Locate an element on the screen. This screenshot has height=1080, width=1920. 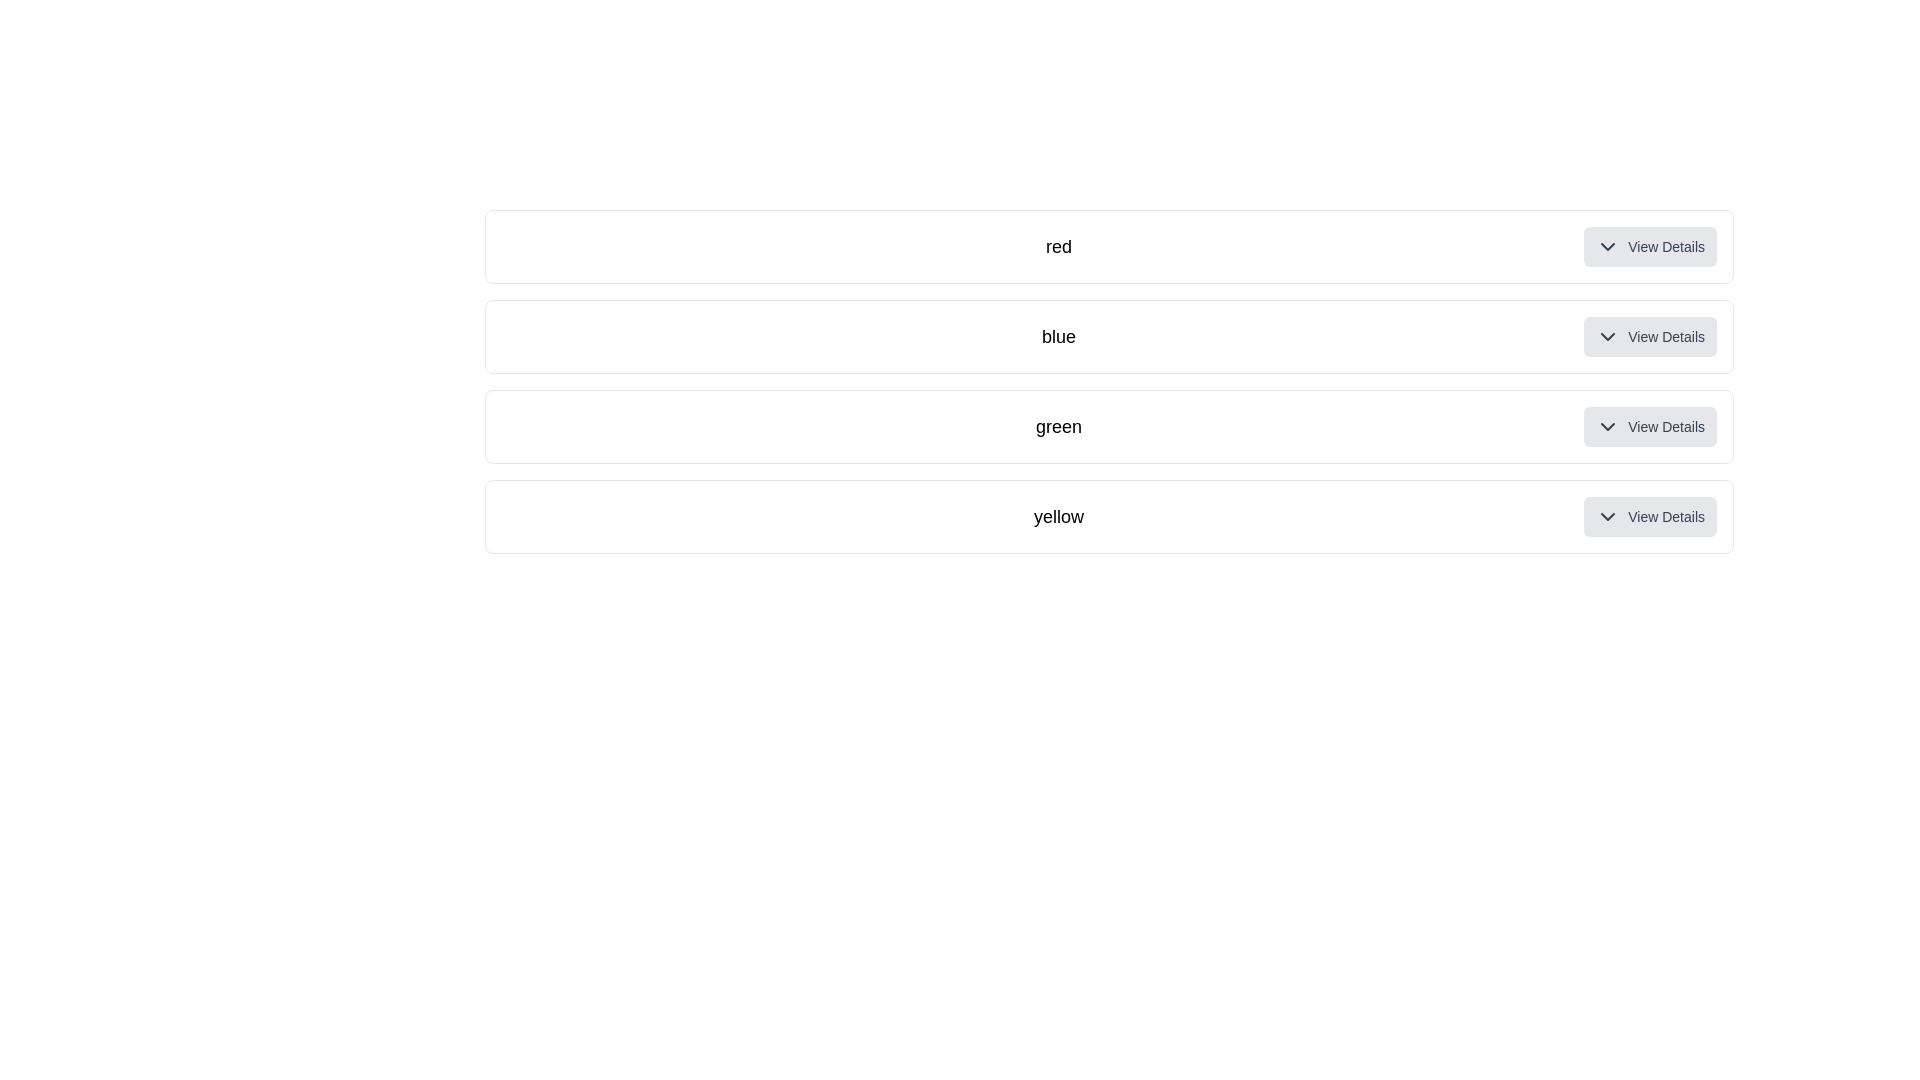
the chevron-down dropdown indicator icon located to the left of the 'View Details' text in the third row of the list is located at coordinates (1608, 426).